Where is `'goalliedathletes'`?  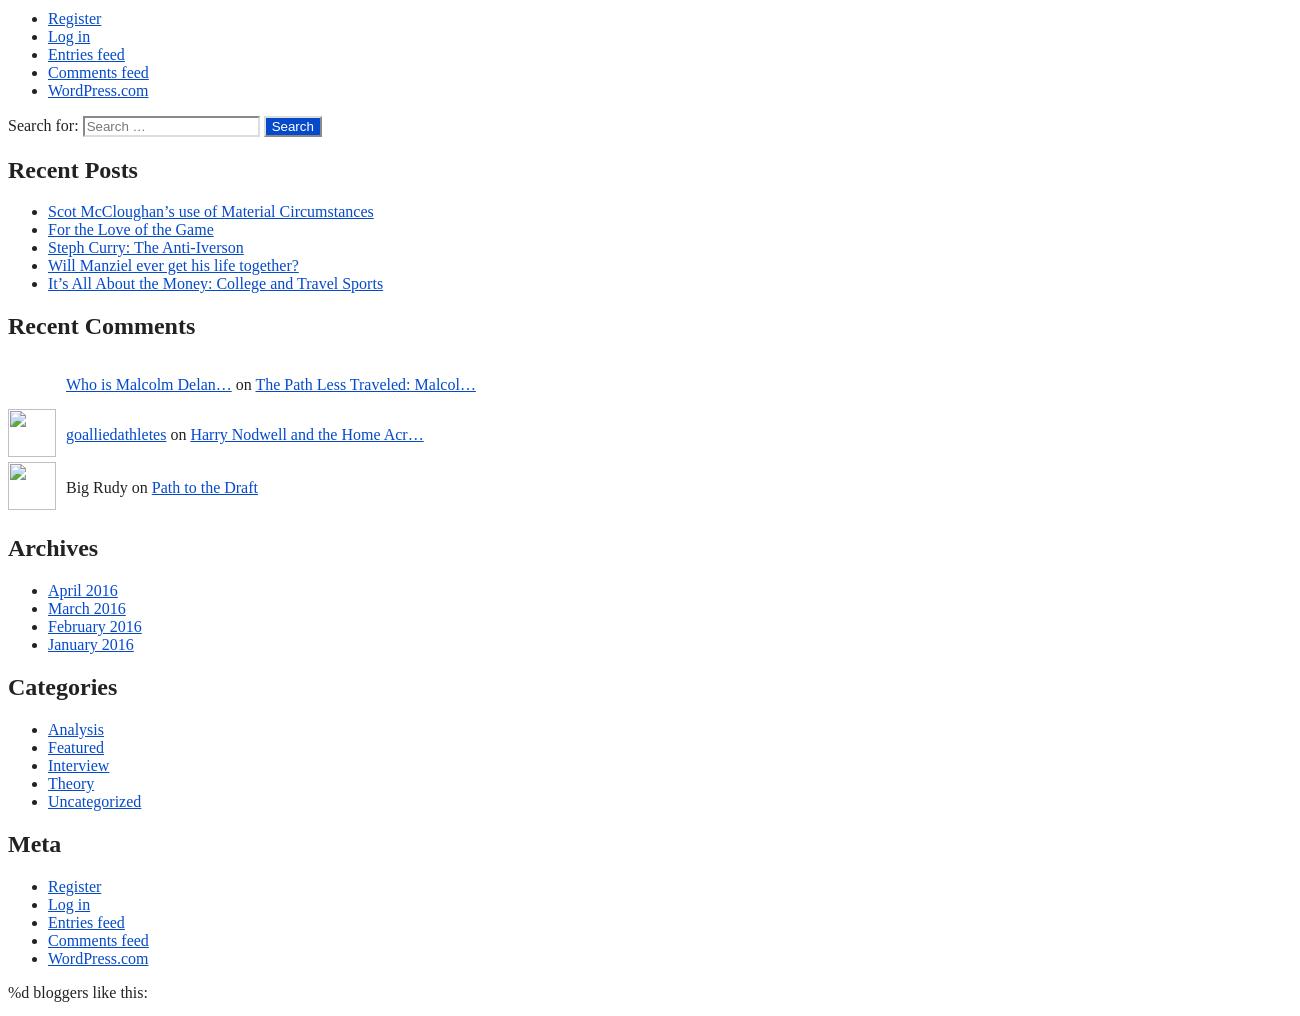 'goalliedathletes' is located at coordinates (114, 432).